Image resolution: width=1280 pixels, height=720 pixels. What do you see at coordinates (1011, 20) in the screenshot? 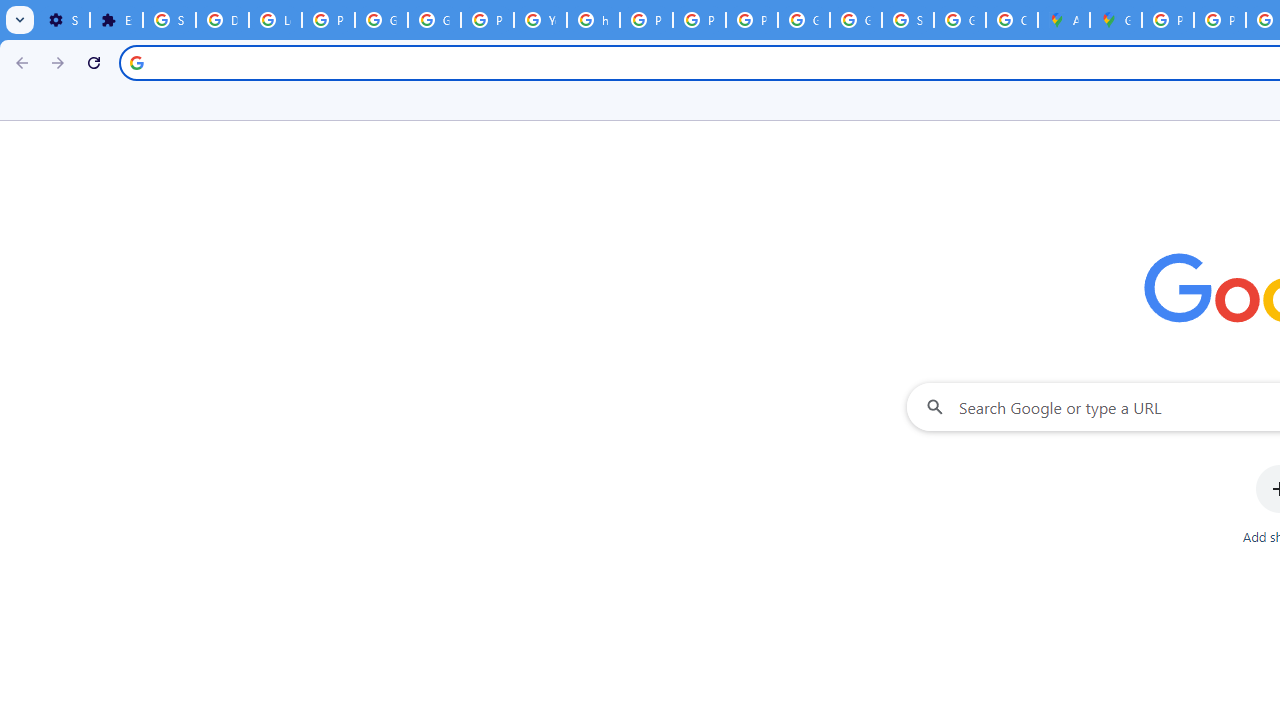
I see `'Create your Google Account'` at bounding box center [1011, 20].